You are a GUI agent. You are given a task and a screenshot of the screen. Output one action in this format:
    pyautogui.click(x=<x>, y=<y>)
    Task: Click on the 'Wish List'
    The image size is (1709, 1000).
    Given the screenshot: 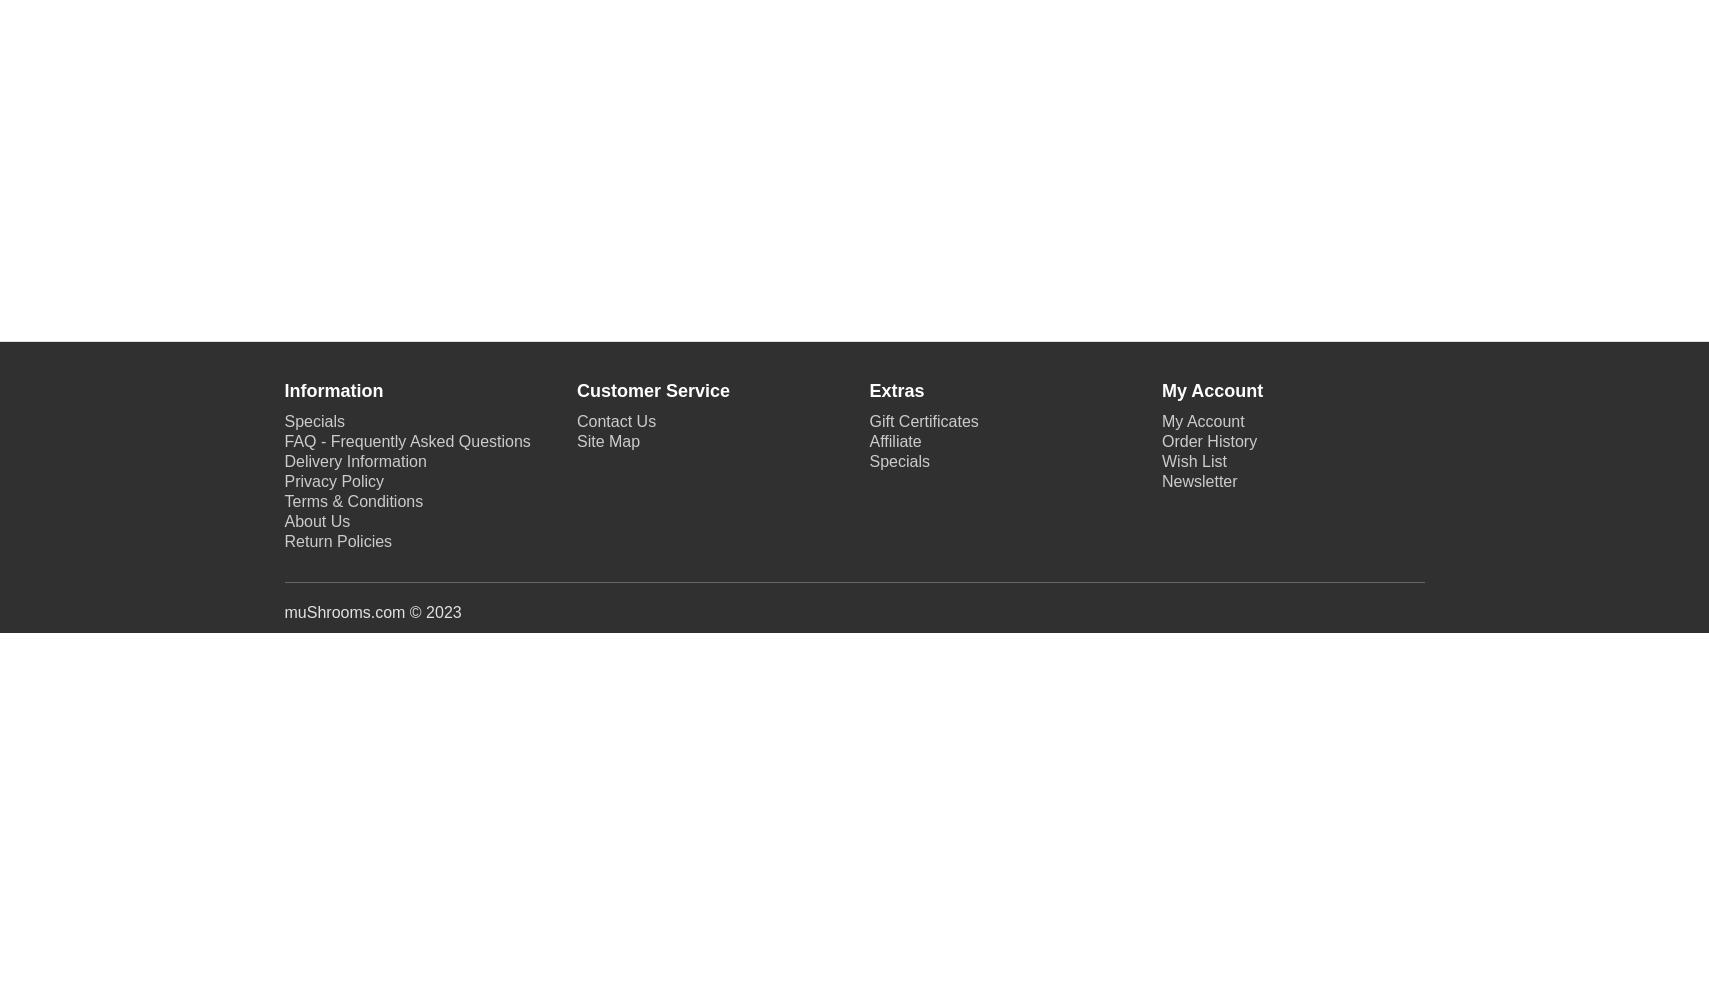 What is the action you would take?
    pyautogui.click(x=1194, y=460)
    